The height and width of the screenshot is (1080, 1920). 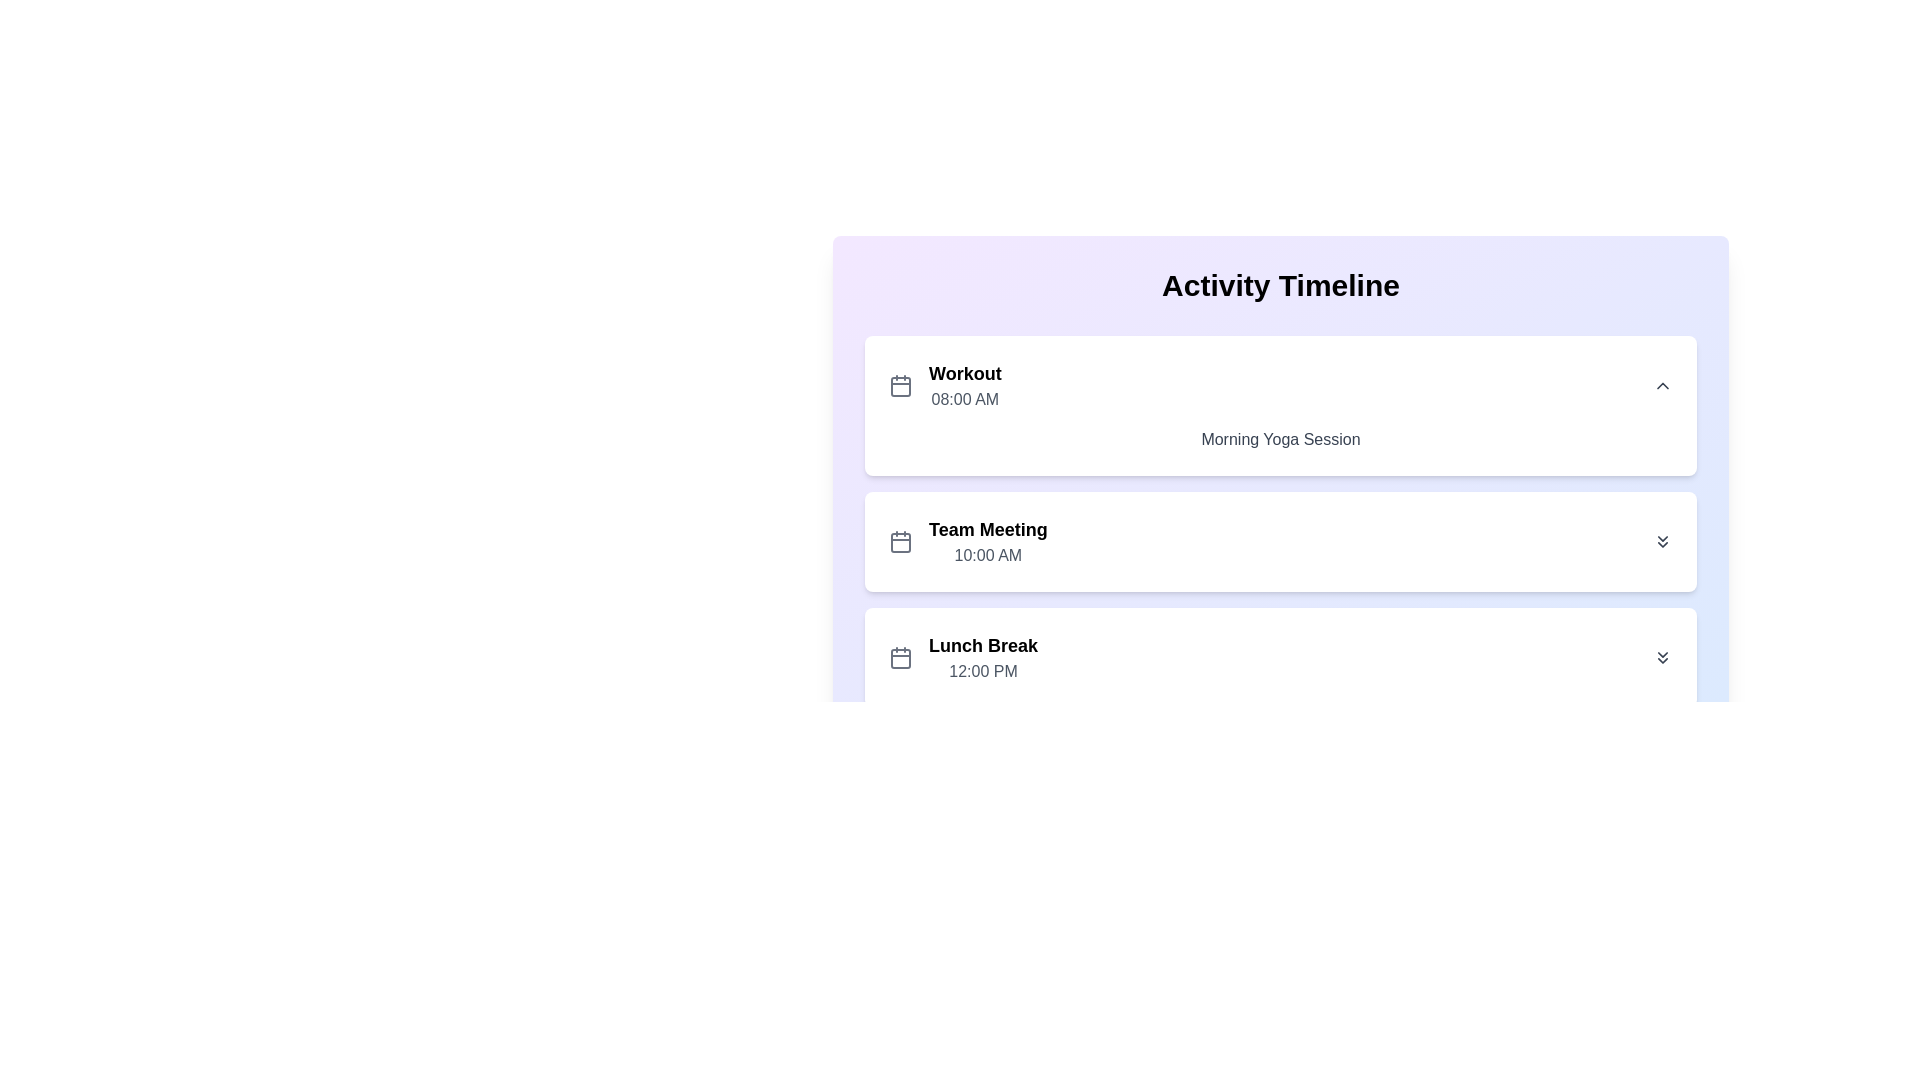 What do you see at coordinates (988, 542) in the screenshot?
I see `the text block containing the heading 'Team Meeting' and subtext '10:00 AM', which is the second activity item in the timeline interface` at bounding box center [988, 542].